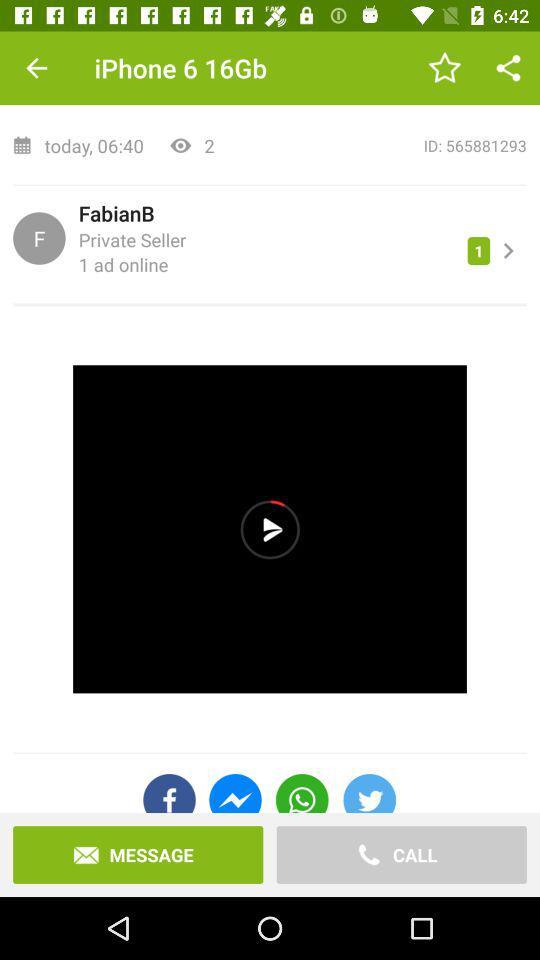  Describe the element at coordinates (36, 68) in the screenshot. I see `the item next to the iphone 6 16gb` at that location.